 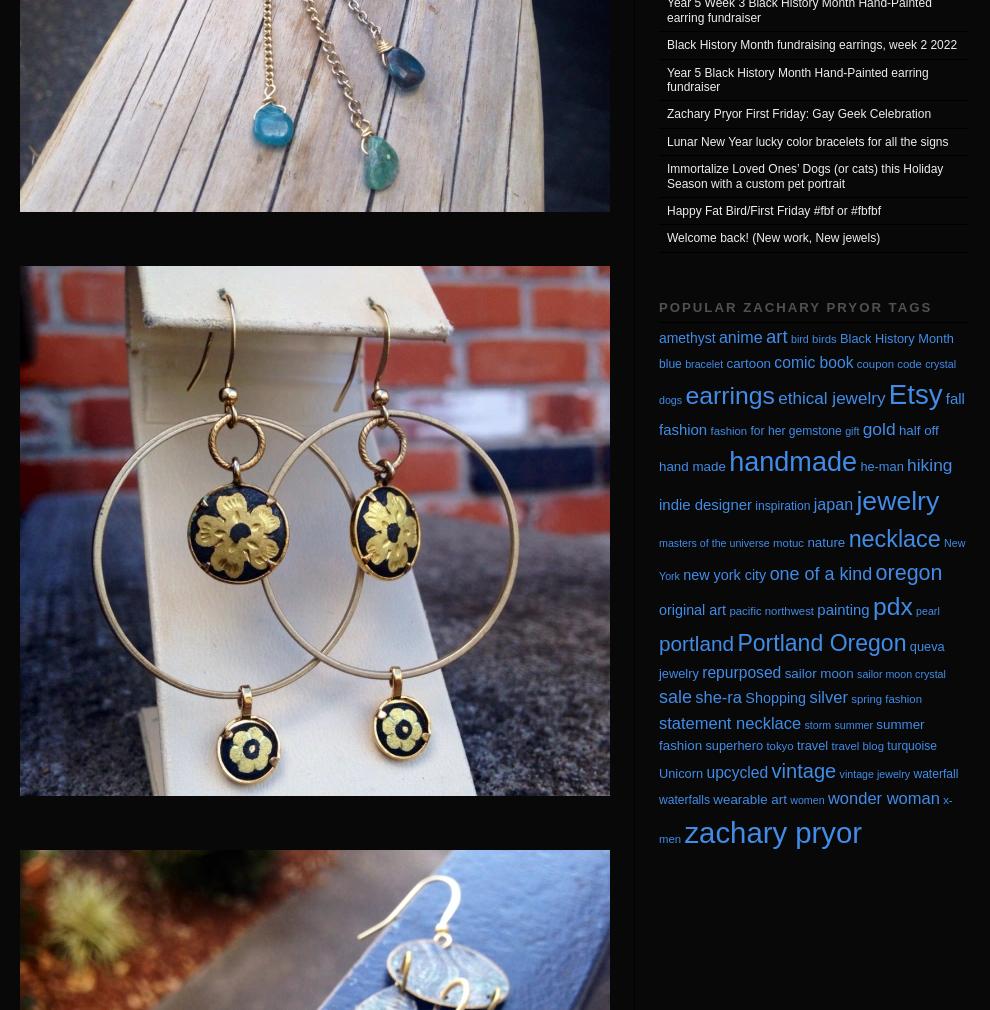 I want to click on 'Popular Zachary Pryor tags', so click(x=794, y=306).